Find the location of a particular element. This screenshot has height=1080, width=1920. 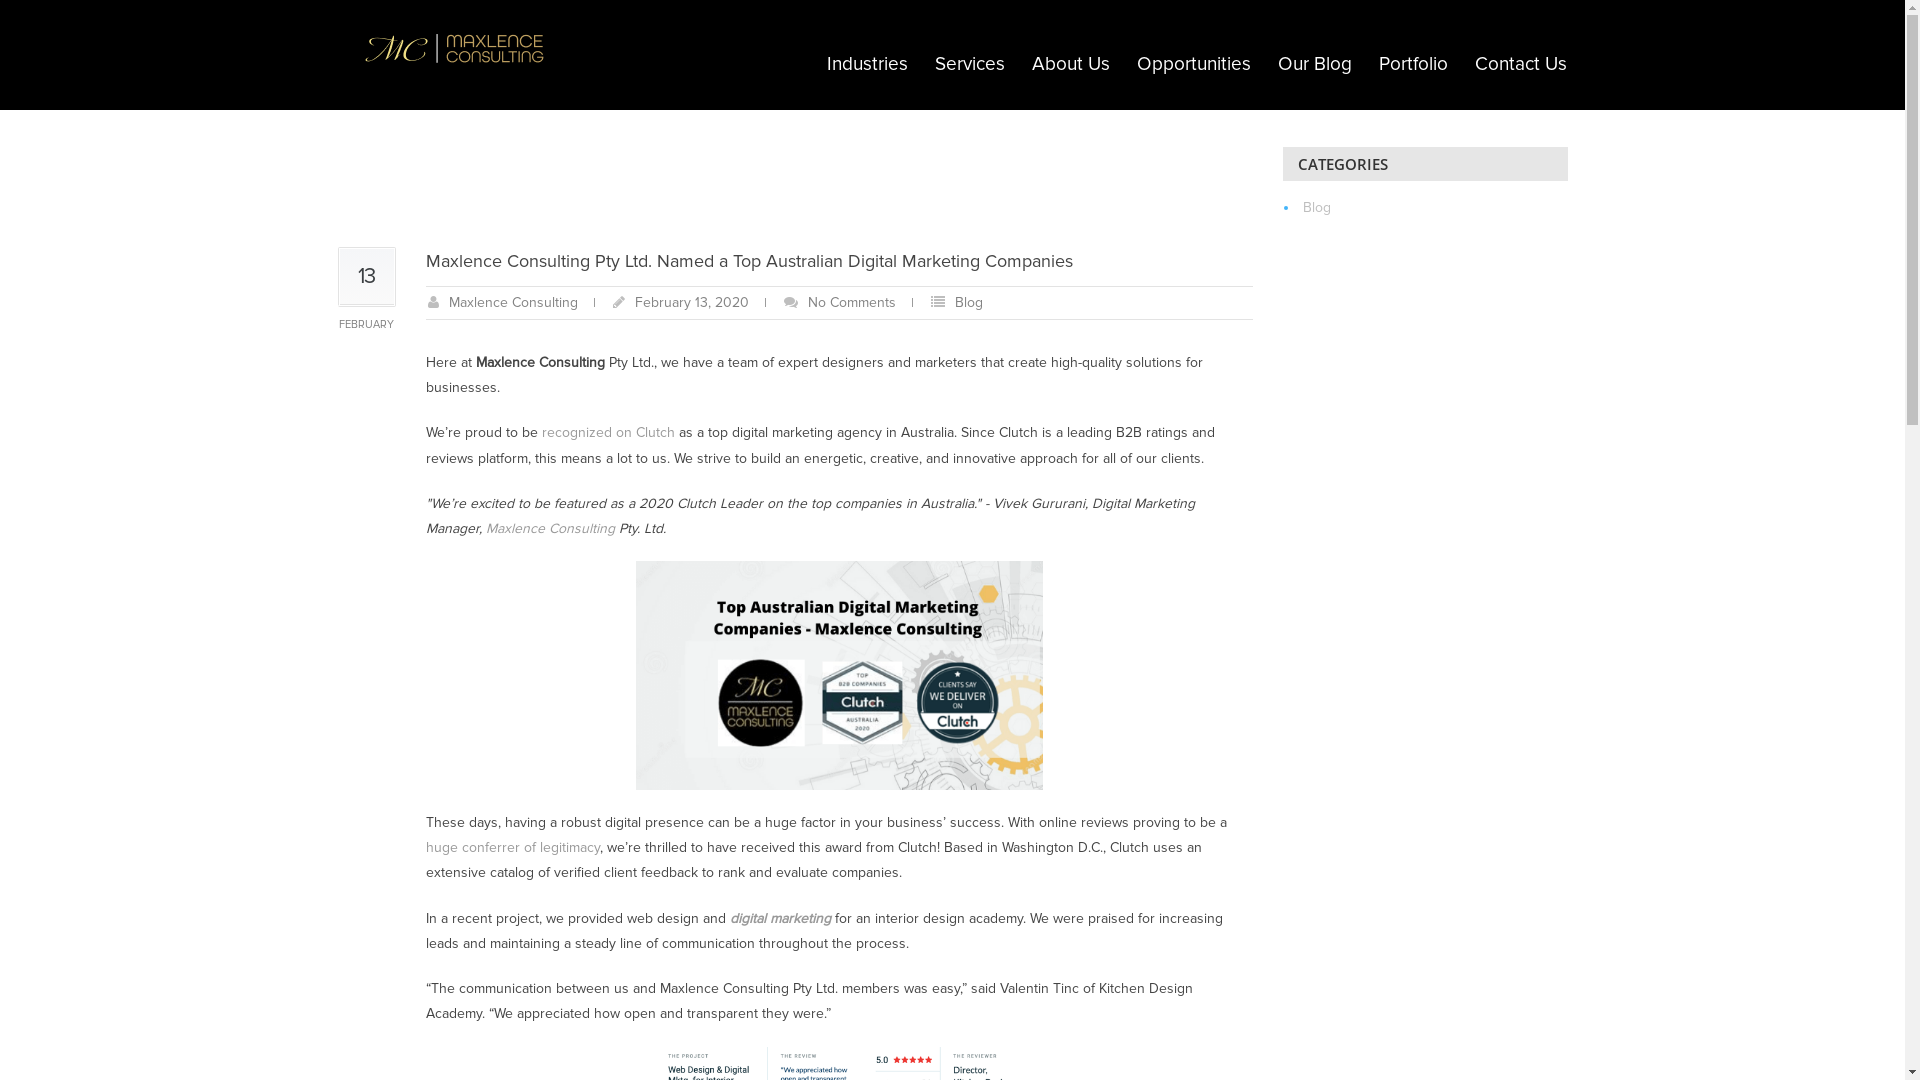

'Opportunities' is located at coordinates (1194, 63).